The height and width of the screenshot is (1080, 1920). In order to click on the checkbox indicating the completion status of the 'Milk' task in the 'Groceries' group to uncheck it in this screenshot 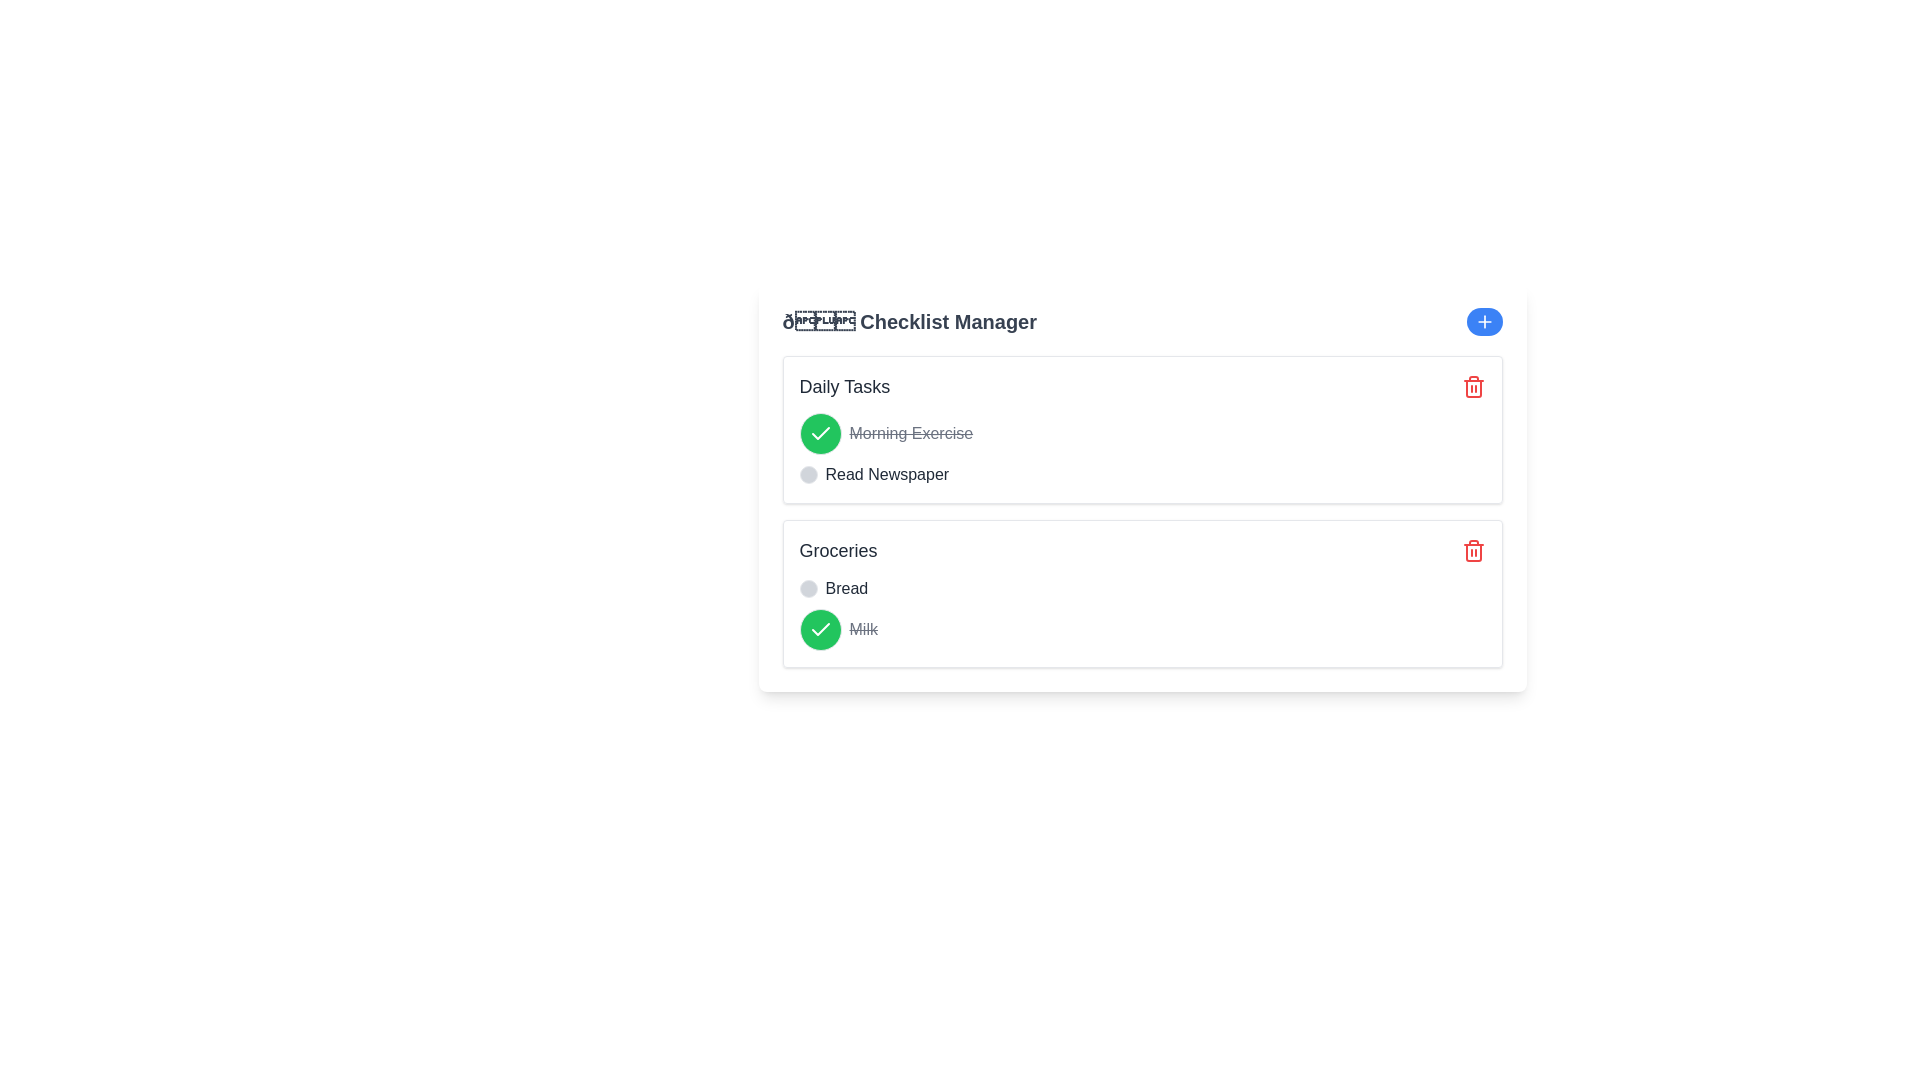, I will do `click(1142, 628)`.